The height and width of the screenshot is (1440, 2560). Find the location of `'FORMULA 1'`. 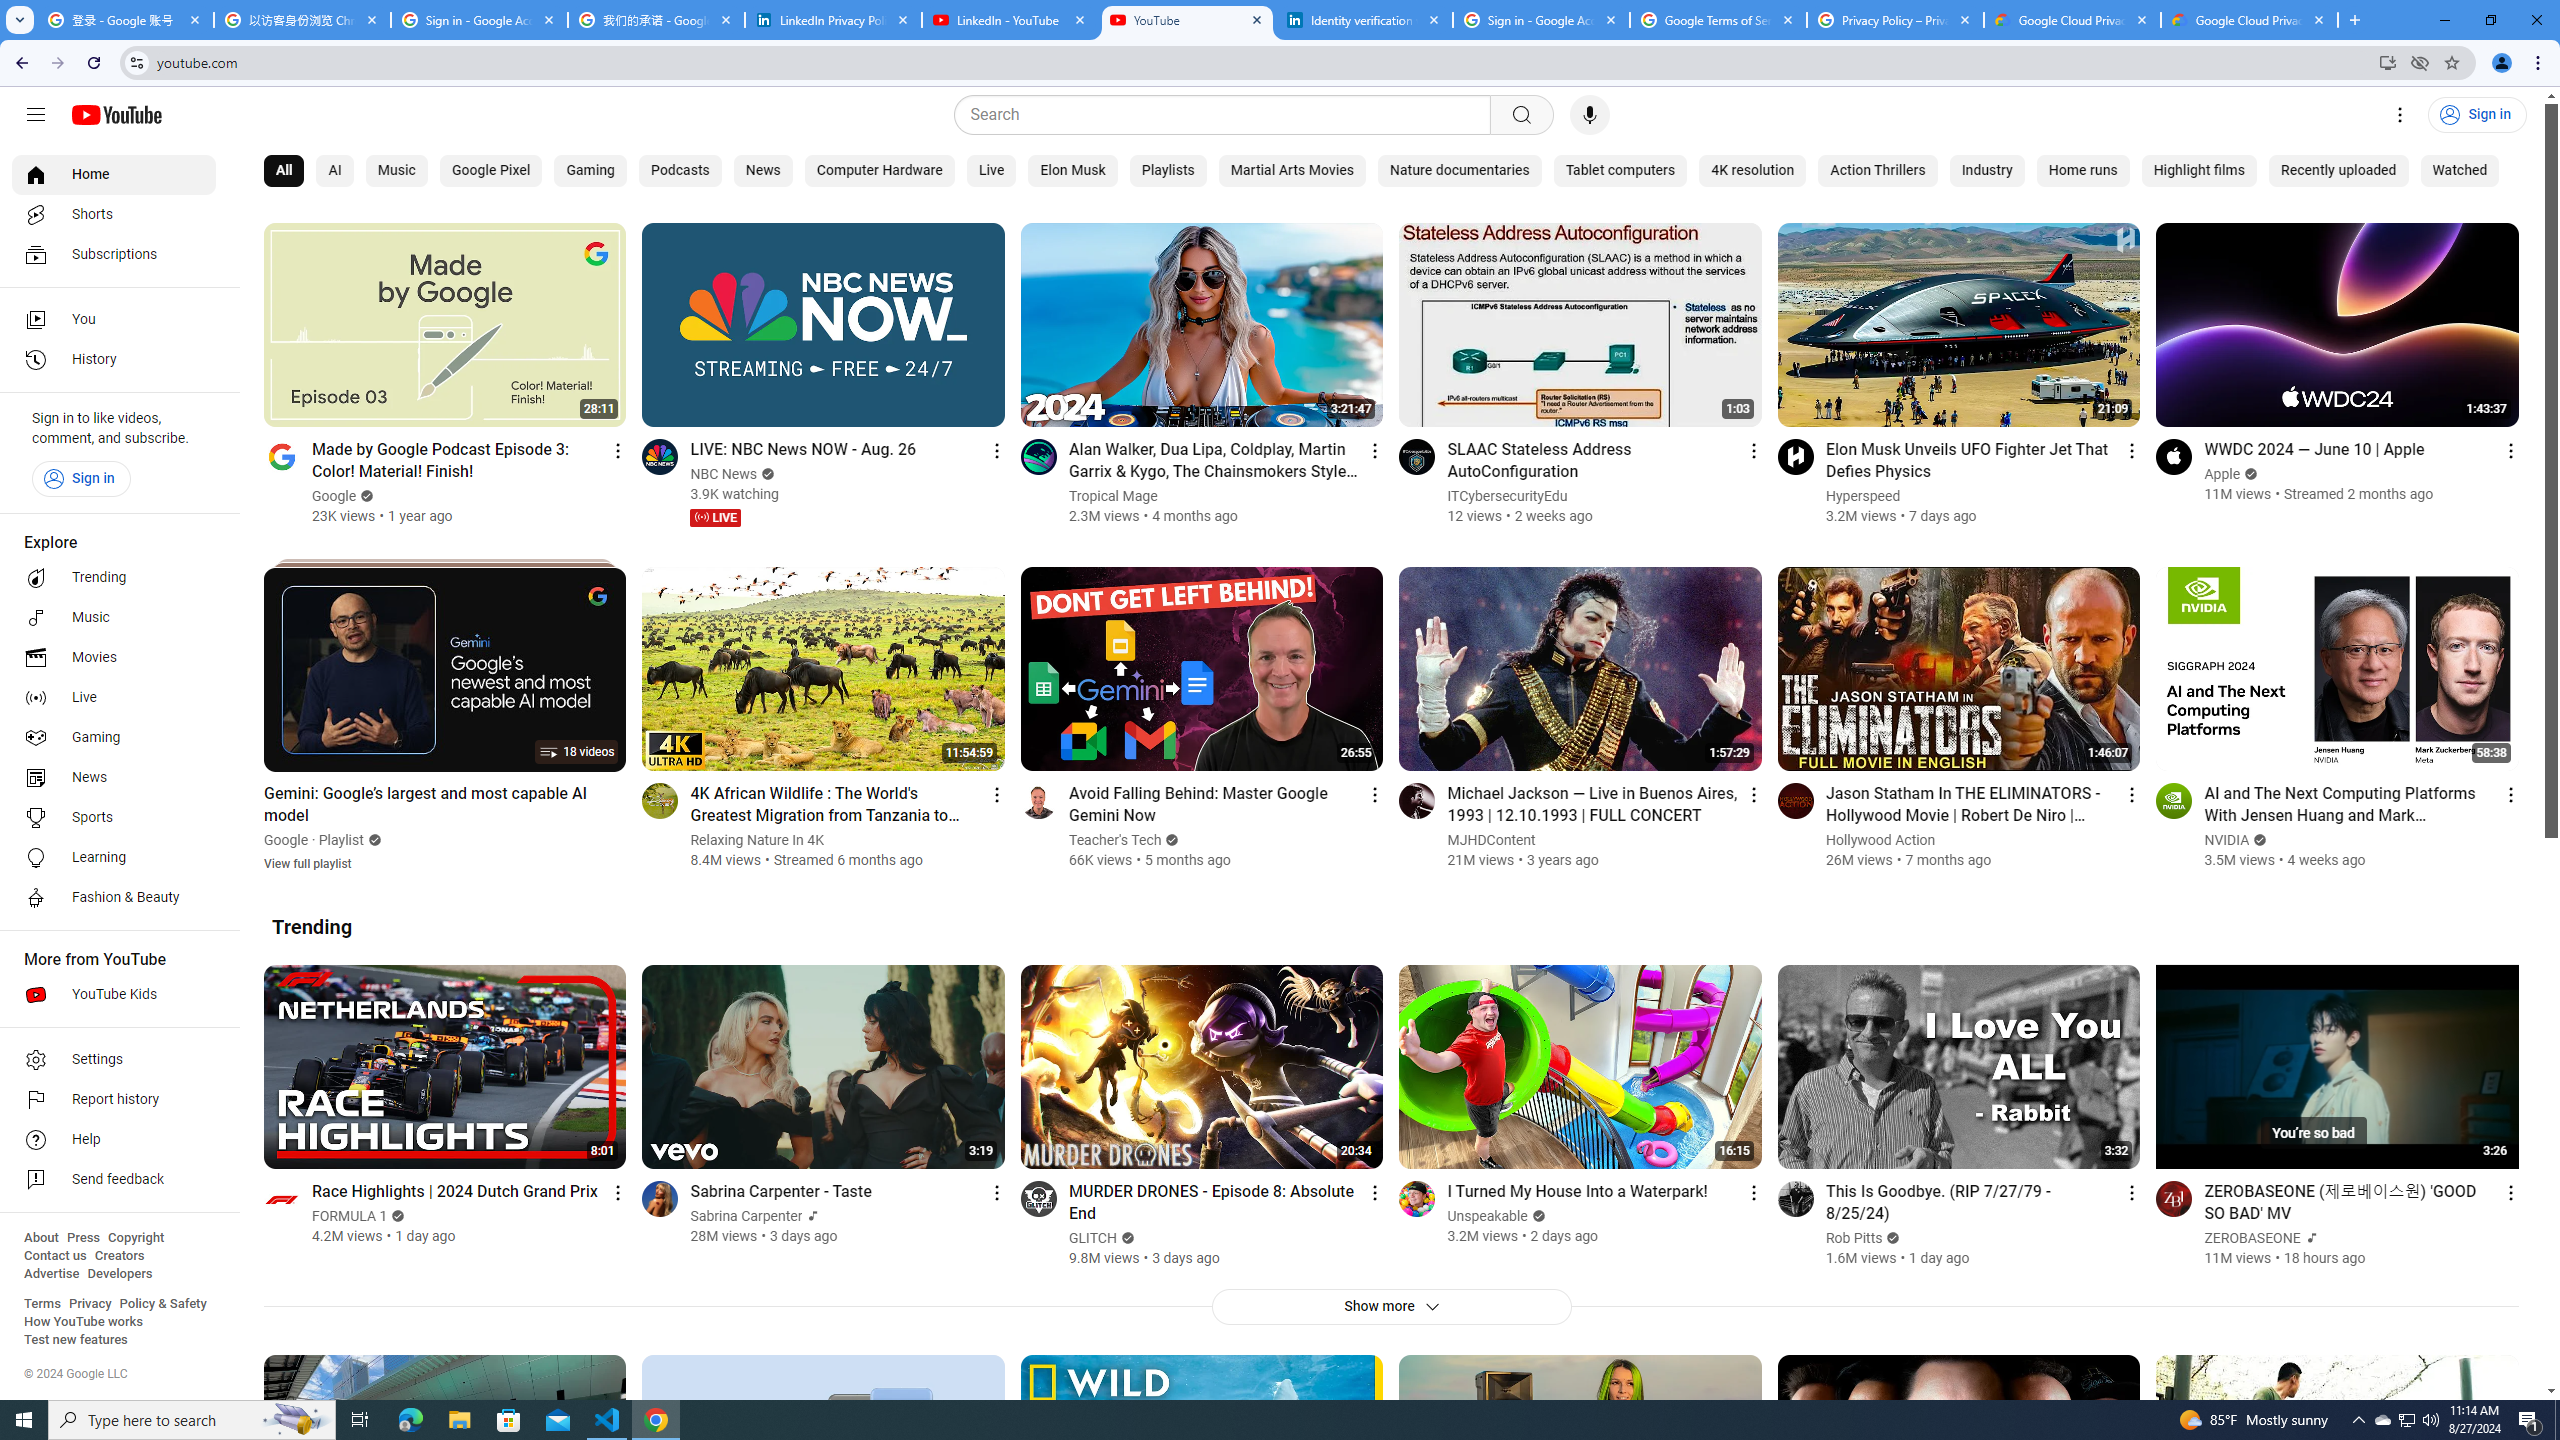

'FORMULA 1' is located at coordinates (350, 1215).